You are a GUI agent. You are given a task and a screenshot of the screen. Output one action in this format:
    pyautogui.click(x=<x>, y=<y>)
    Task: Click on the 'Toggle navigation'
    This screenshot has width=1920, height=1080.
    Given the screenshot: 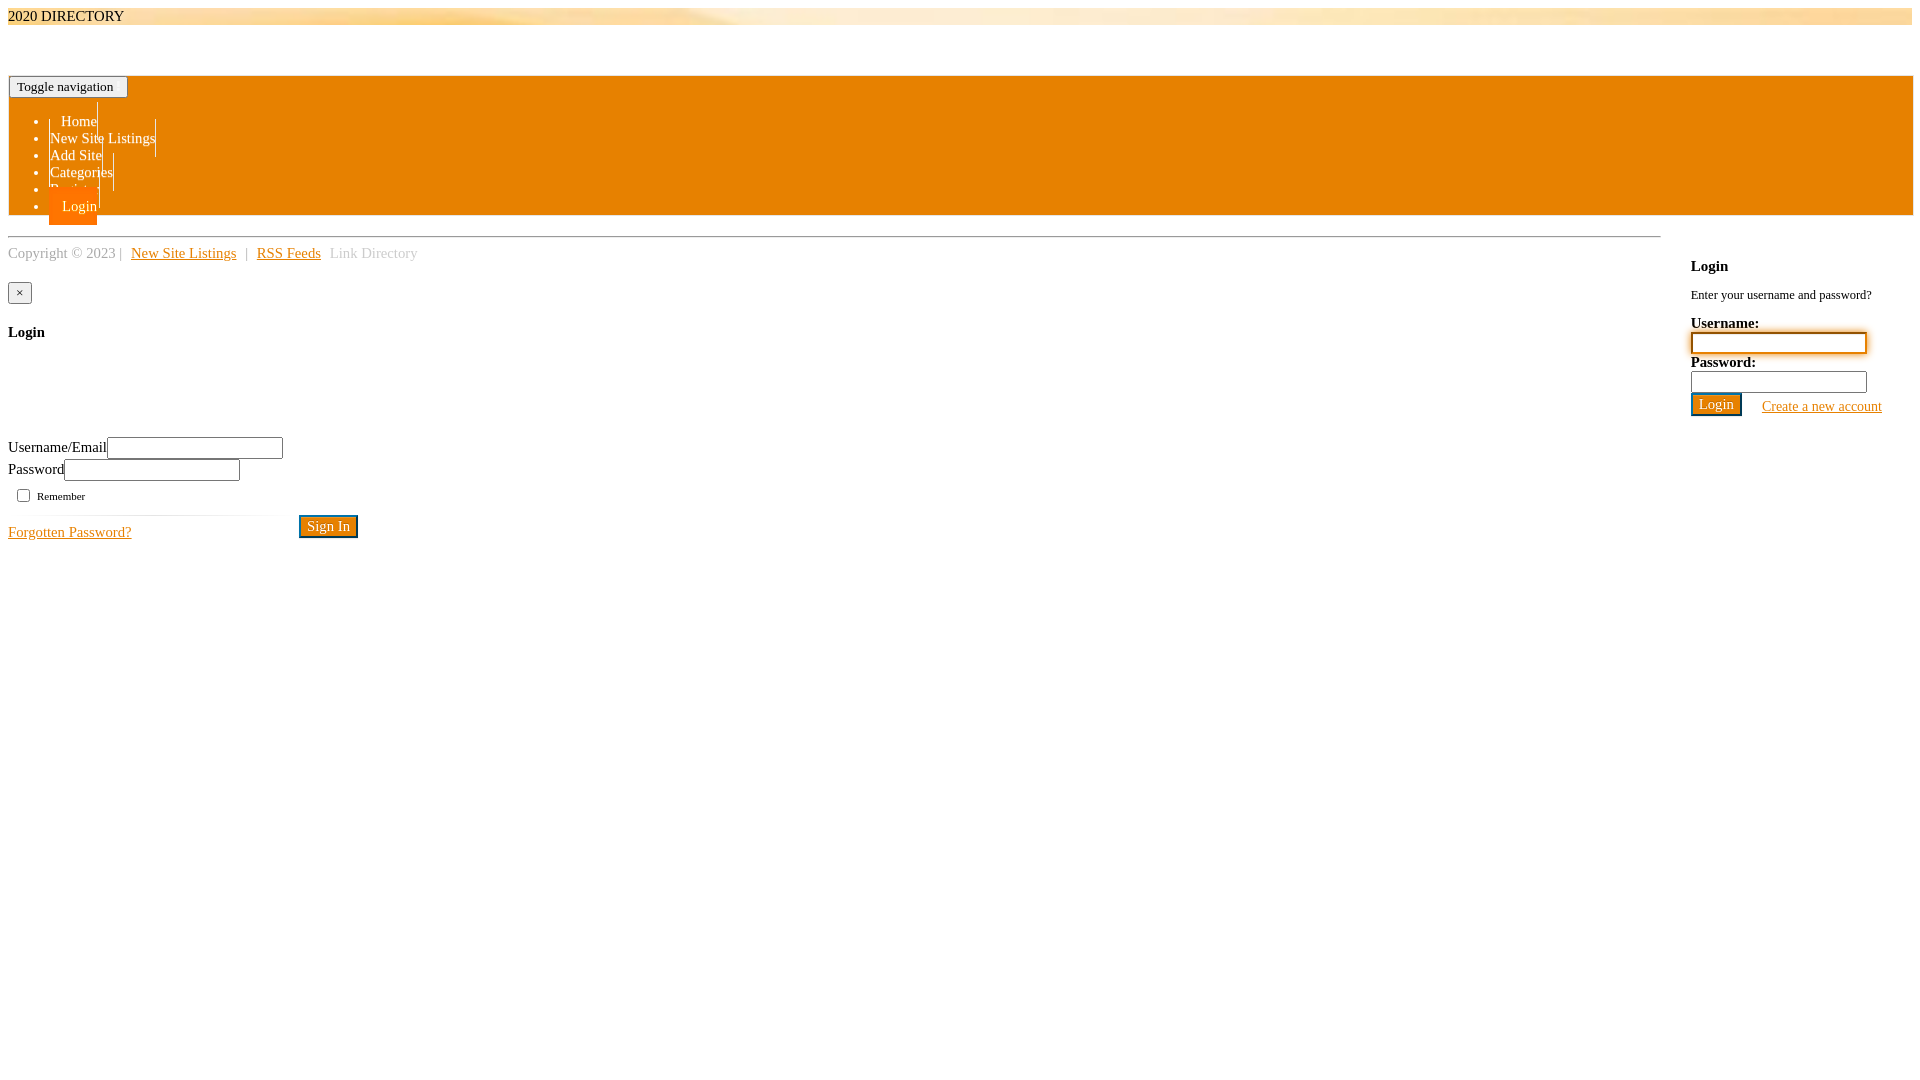 What is the action you would take?
    pyautogui.click(x=68, y=86)
    